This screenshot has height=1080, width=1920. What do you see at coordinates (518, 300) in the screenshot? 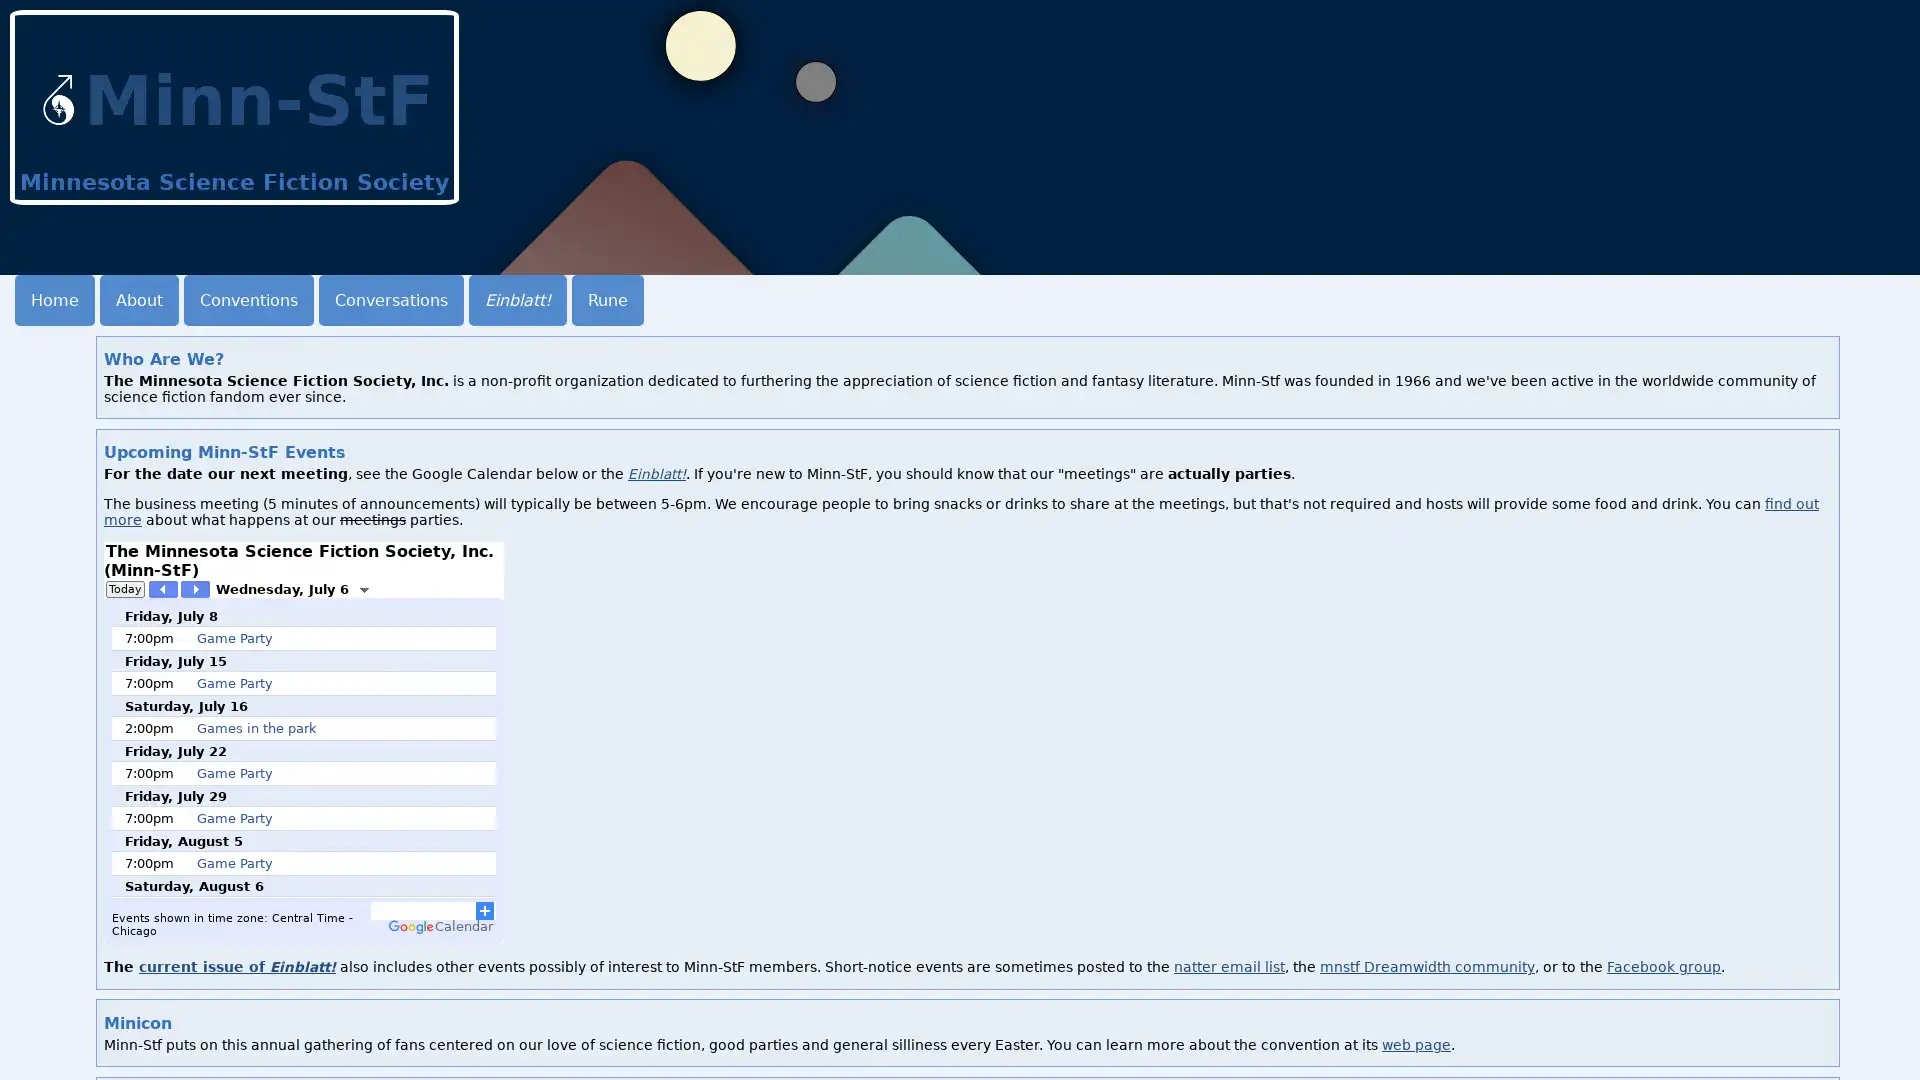
I see `Einblatt!` at bounding box center [518, 300].